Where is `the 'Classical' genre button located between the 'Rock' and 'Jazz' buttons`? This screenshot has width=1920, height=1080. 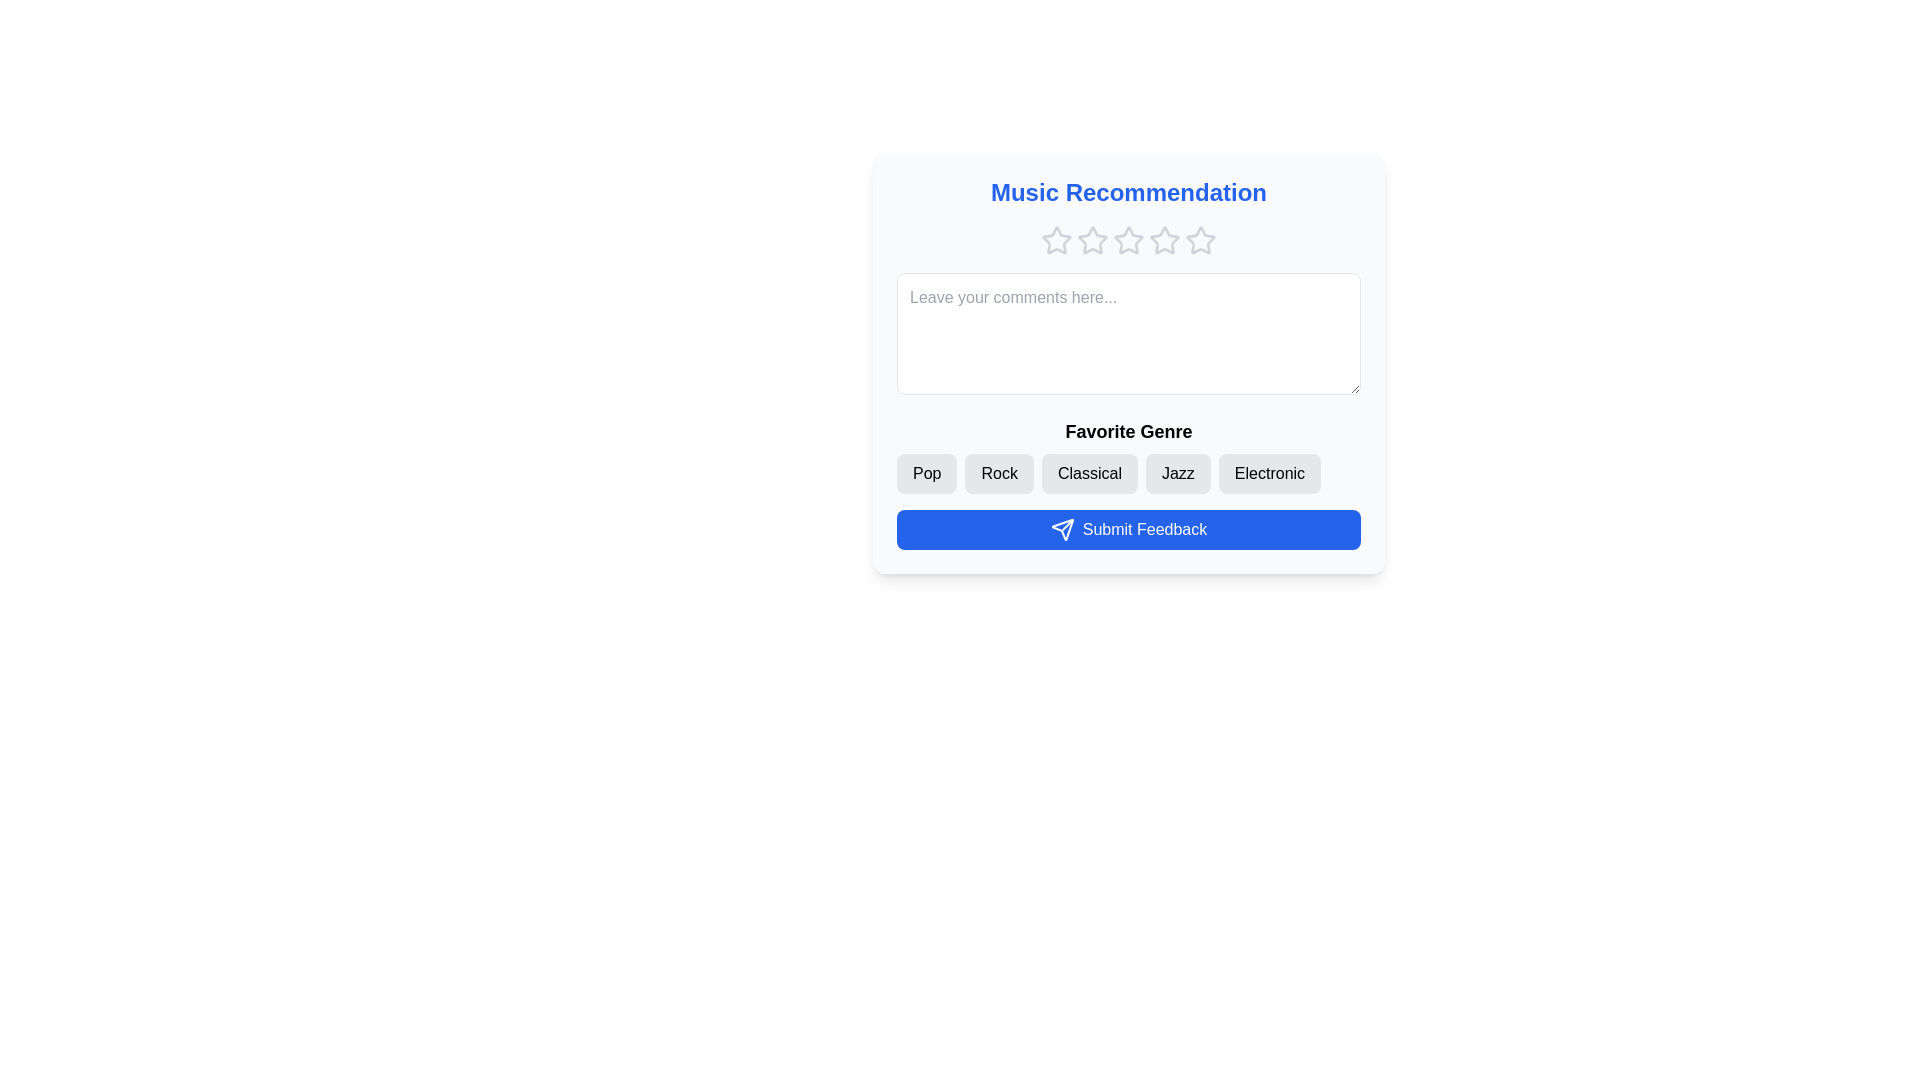 the 'Classical' genre button located between the 'Rock' and 'Jazz' buttons is located at coordinates (1088, 474).